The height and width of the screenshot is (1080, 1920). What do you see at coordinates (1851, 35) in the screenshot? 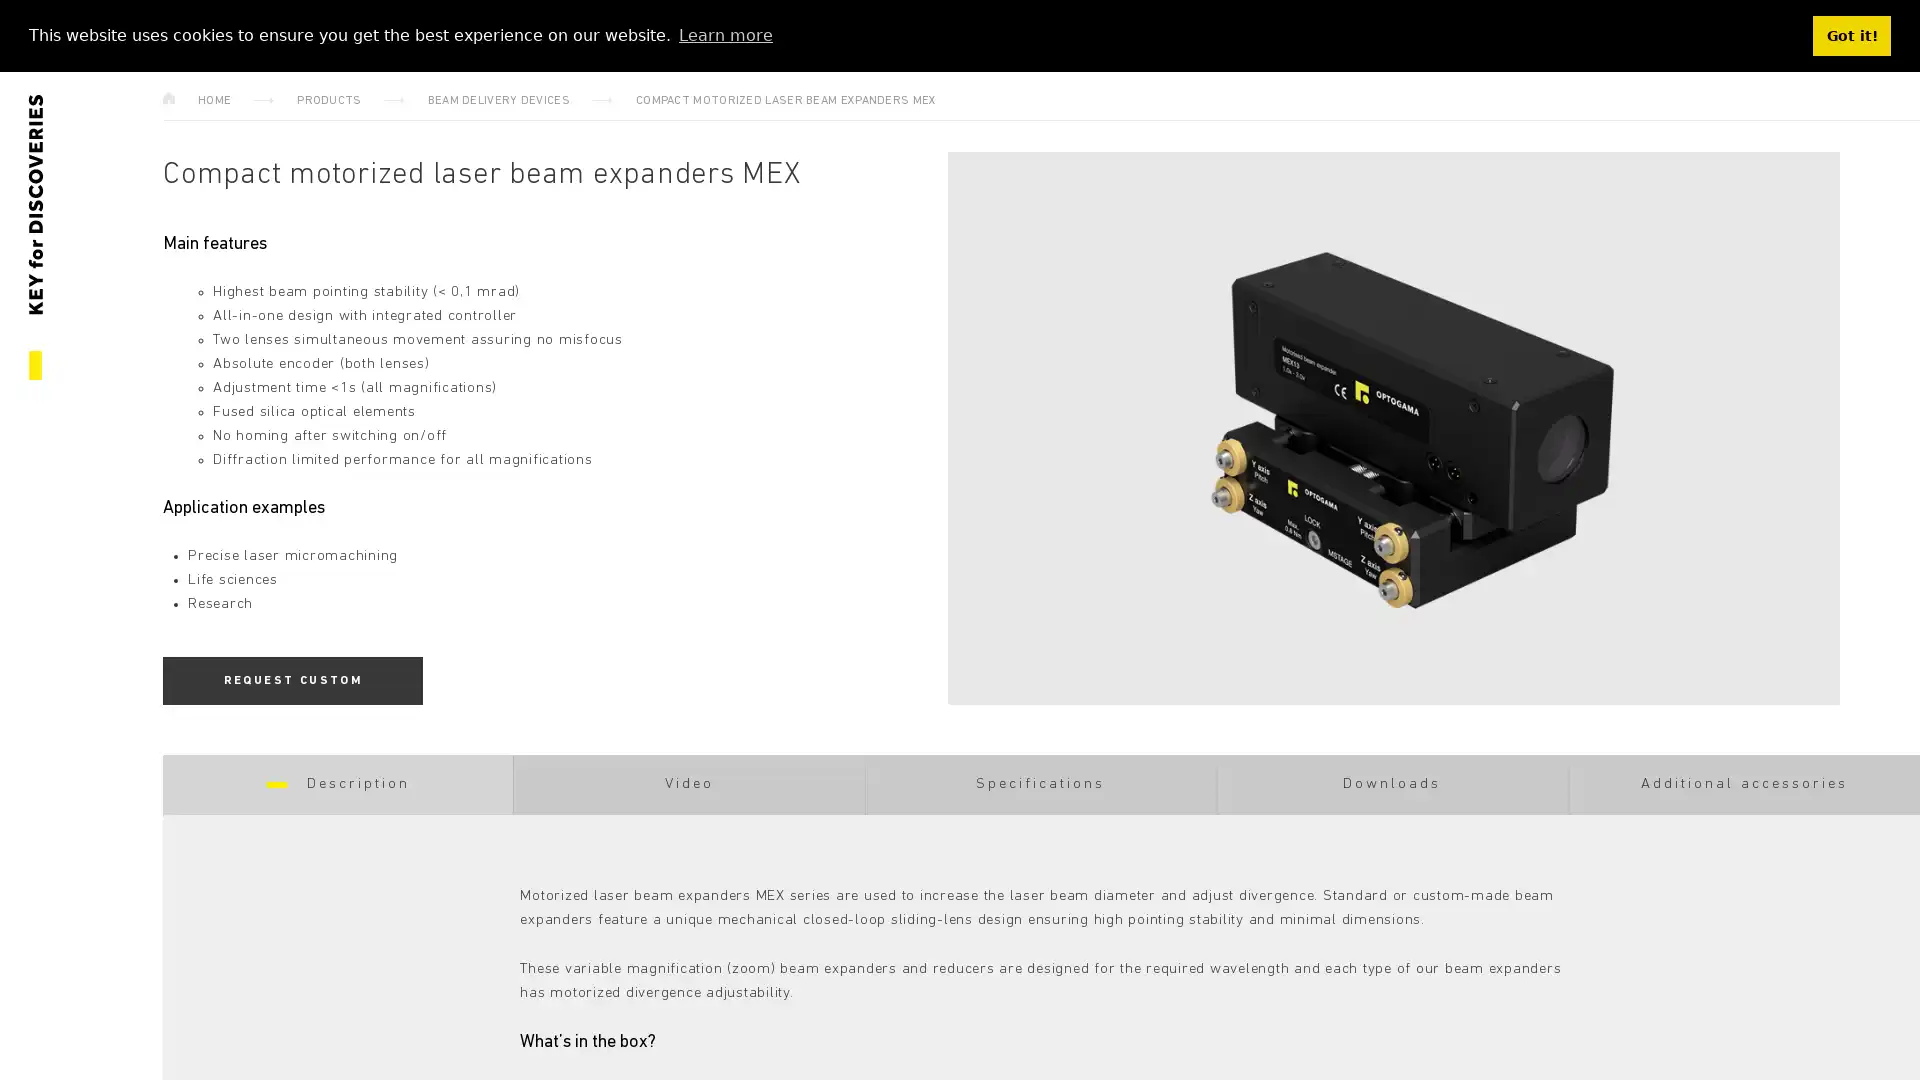
I see `dismiss cookie message` at bounding box center [1851, 35].